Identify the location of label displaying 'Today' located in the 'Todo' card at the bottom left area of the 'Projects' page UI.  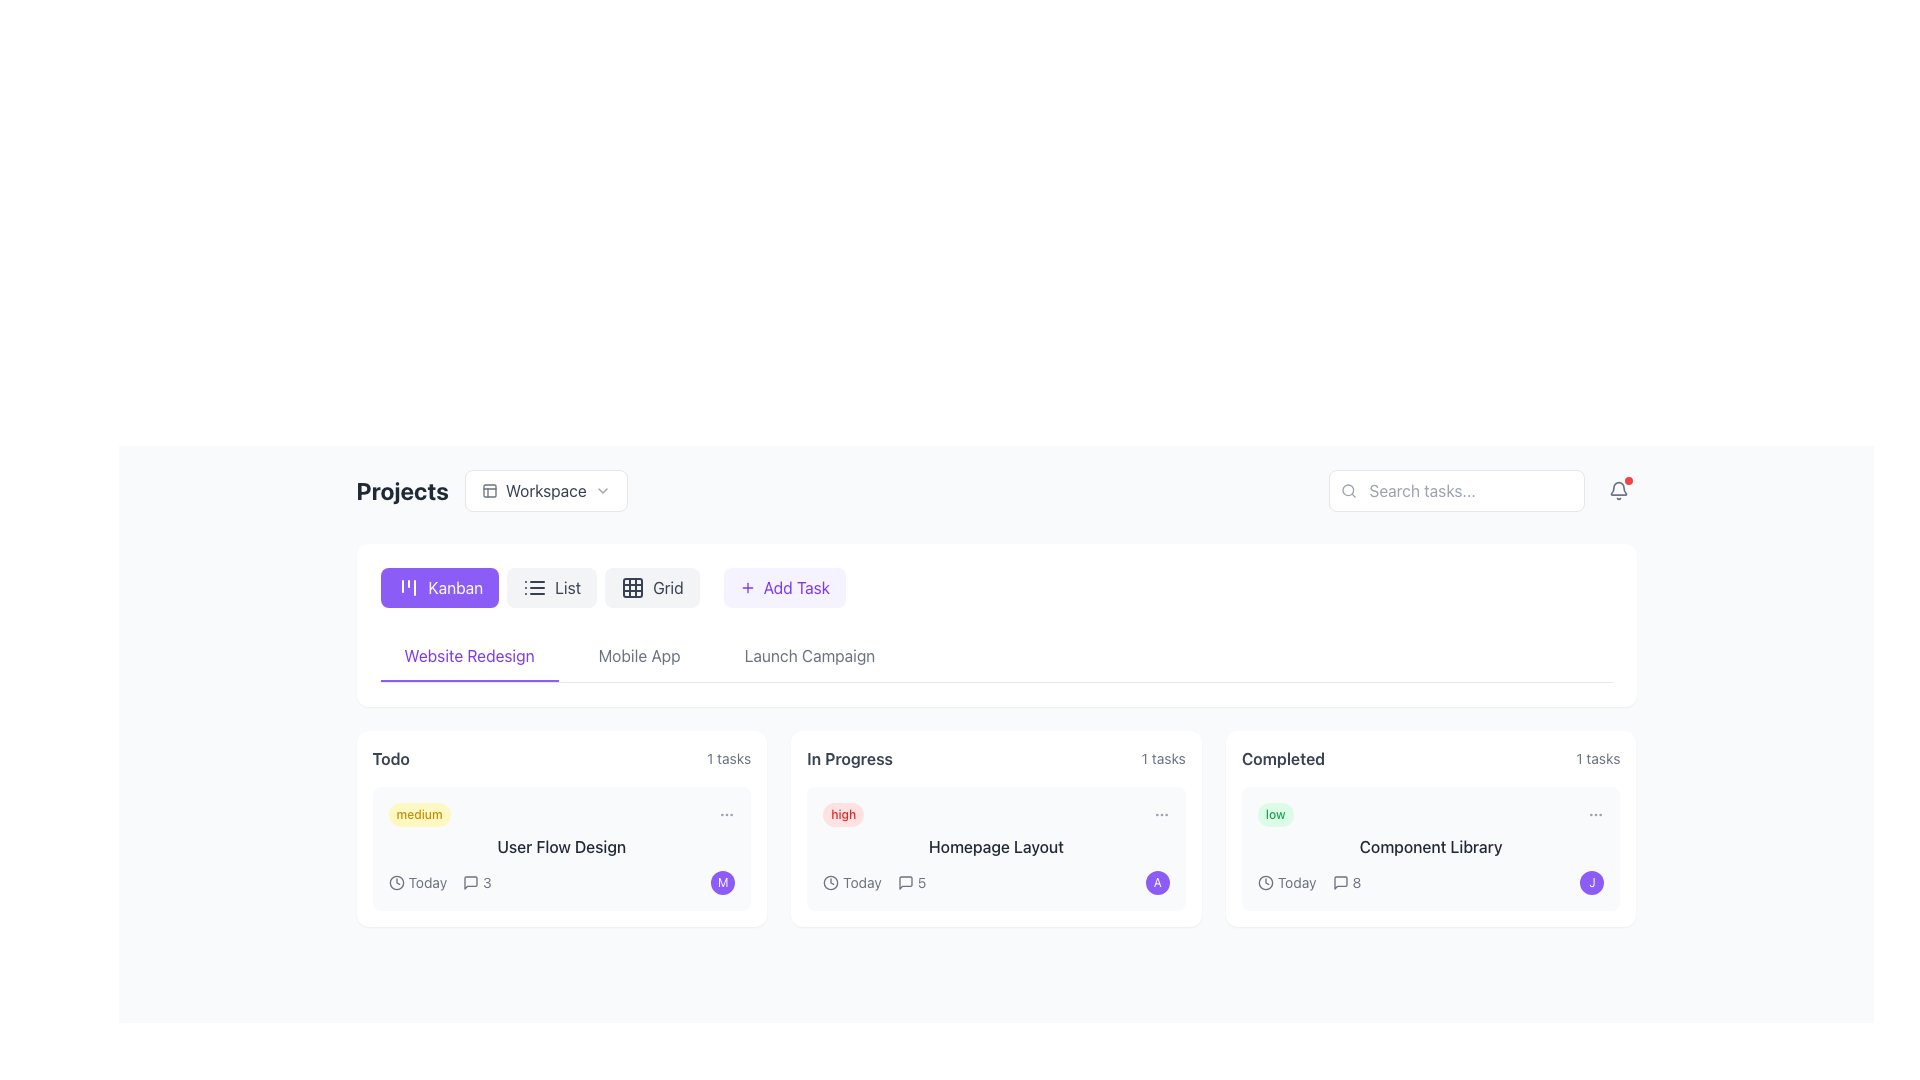
(426, 882).